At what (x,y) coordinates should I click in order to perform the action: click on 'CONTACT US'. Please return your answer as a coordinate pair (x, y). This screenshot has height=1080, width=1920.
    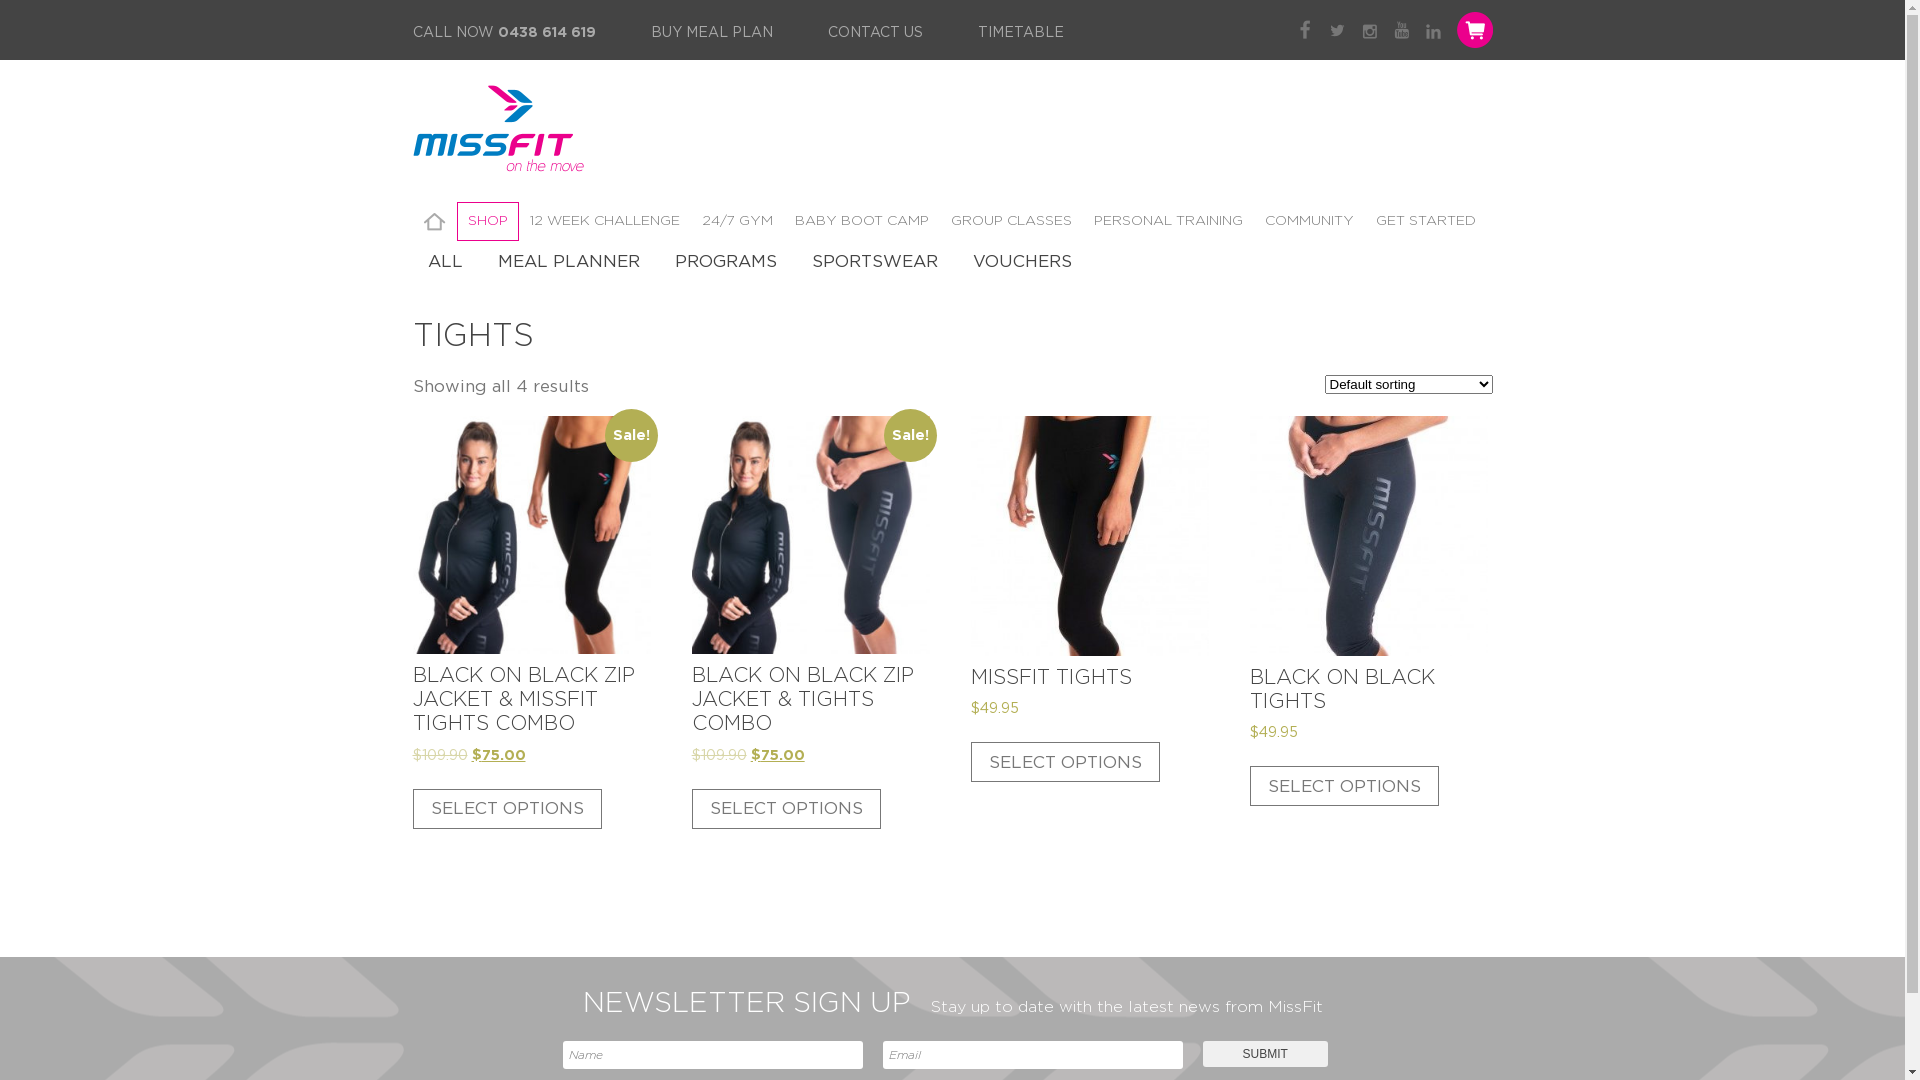
    Looking at the image, I should click on (875, 33).